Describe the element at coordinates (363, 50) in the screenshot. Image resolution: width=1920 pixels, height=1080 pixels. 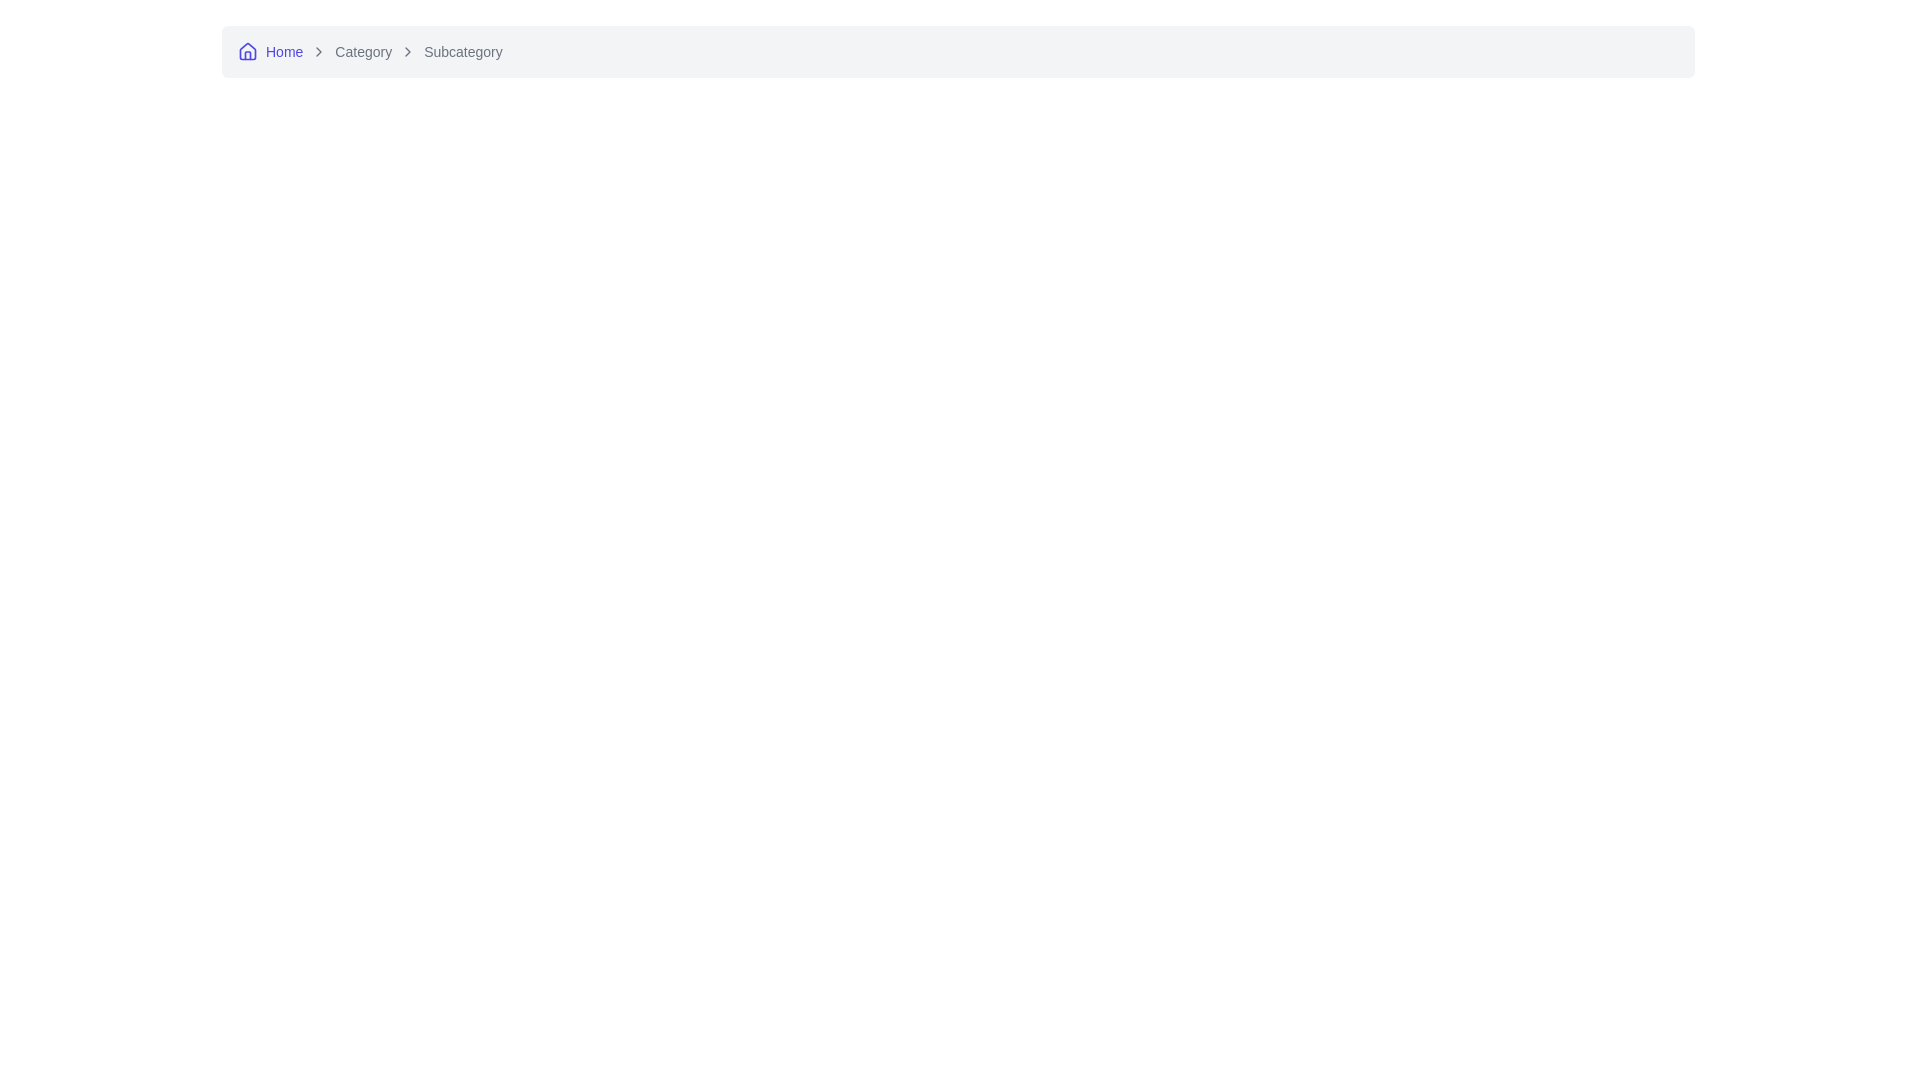
I see `the static text element displaying 'Category' in the breadcrumb navigation bar, located between 'Home' and 'Subcategory'` at that location.